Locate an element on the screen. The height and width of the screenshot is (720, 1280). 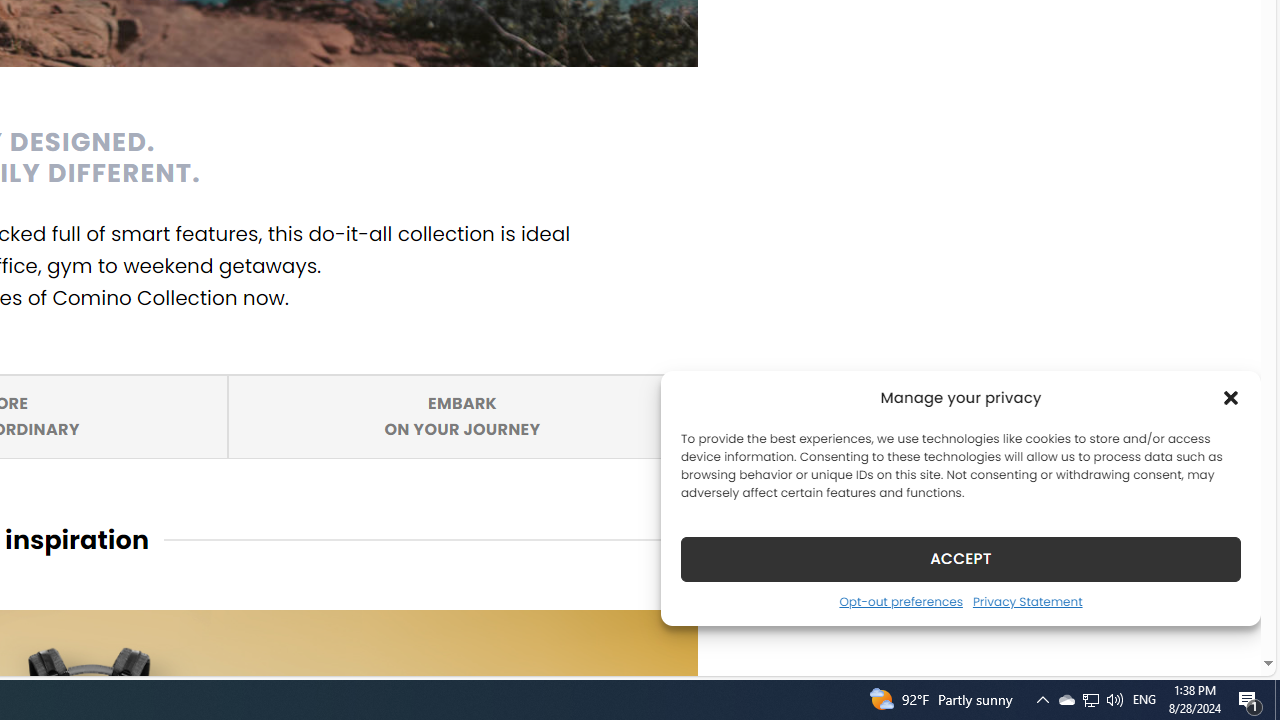
'Class: cmplz-close' is located at coordinates (1230, 397).